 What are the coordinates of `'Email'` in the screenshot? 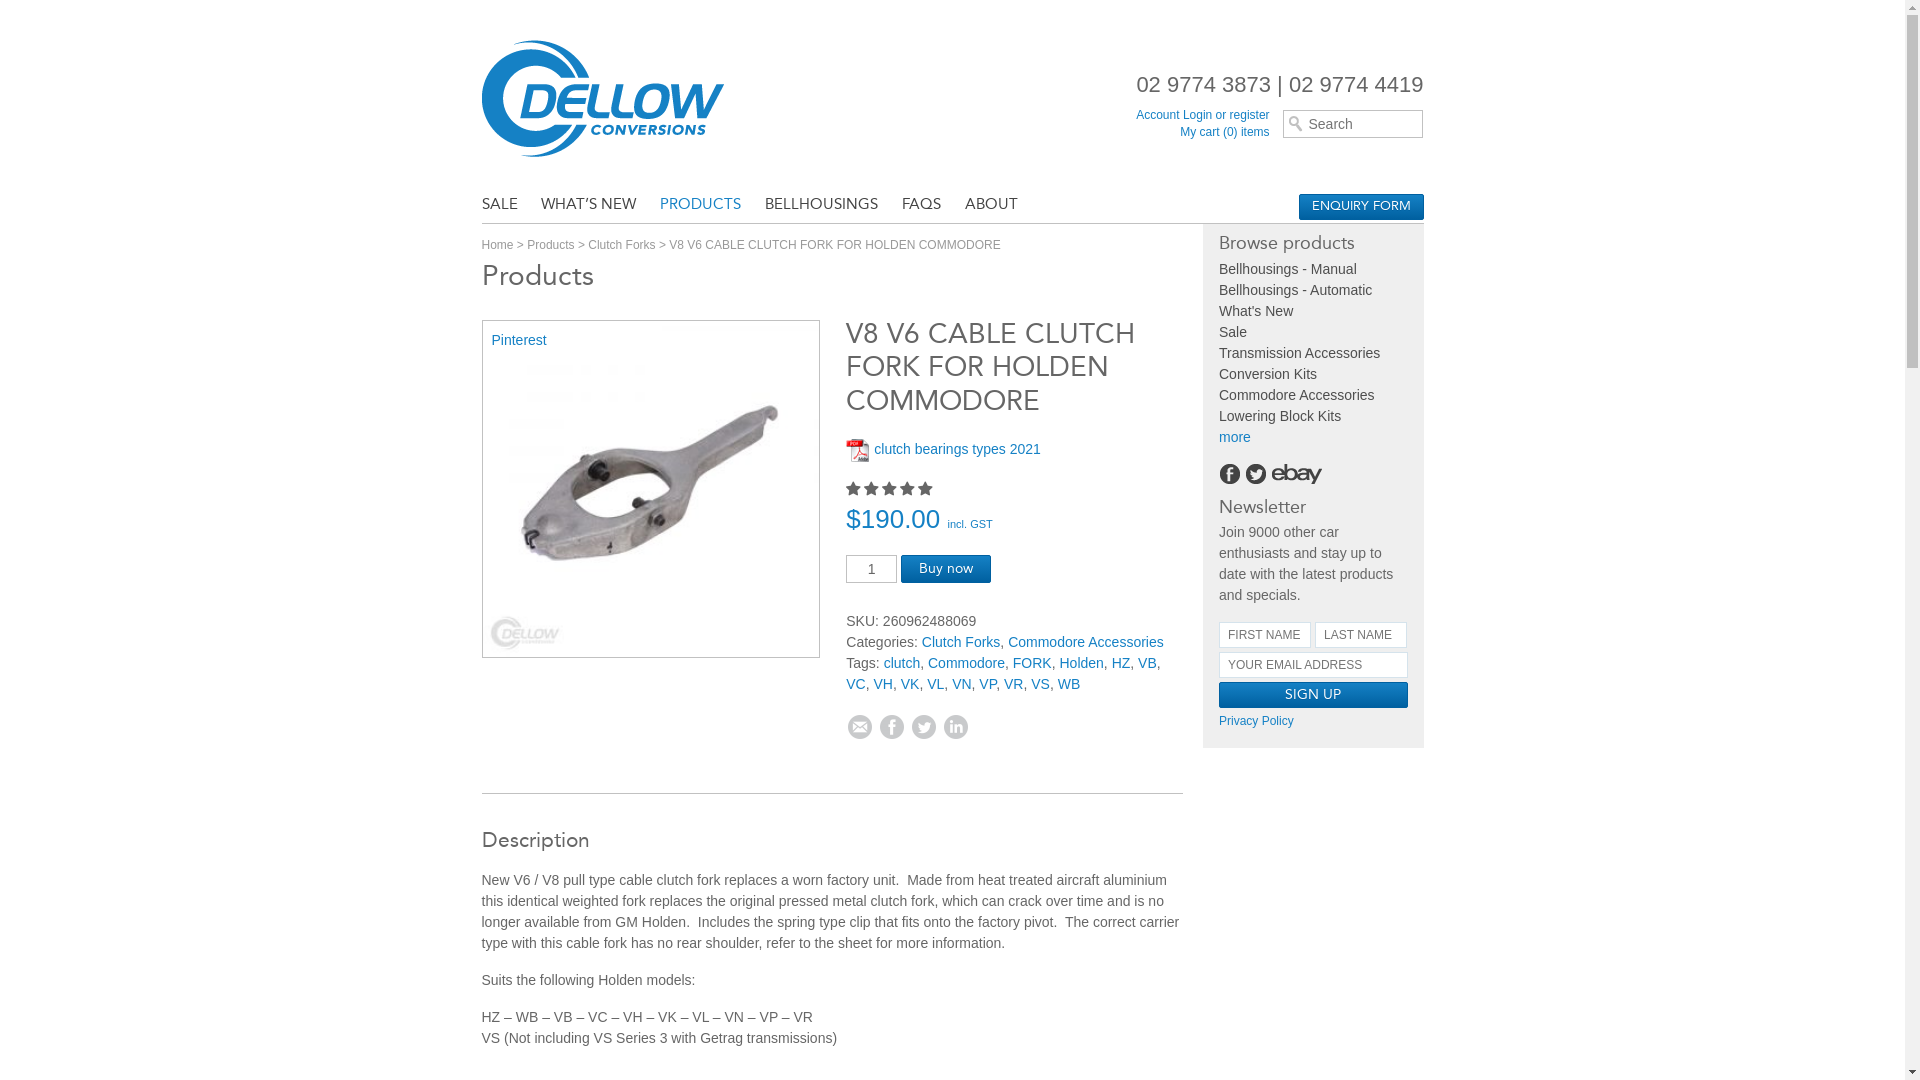 It's located at (859, 726).